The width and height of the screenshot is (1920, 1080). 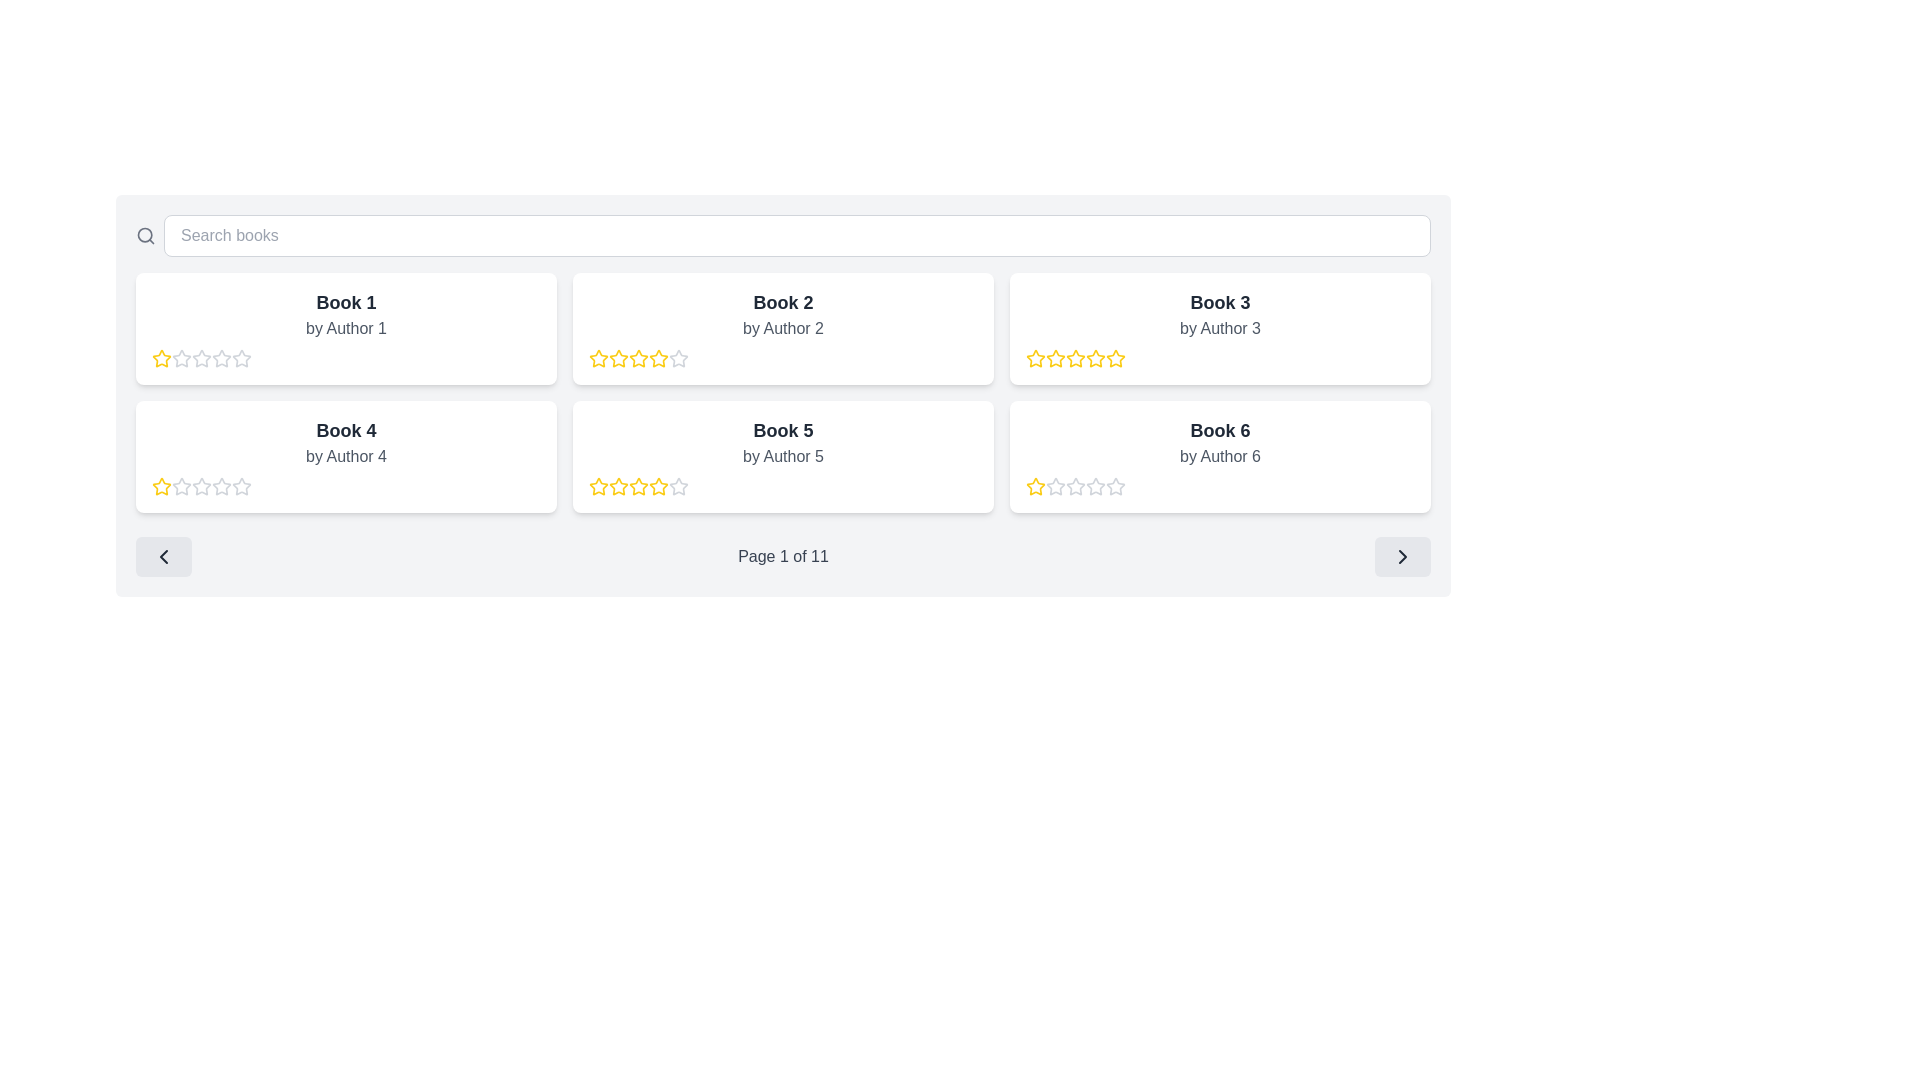 I want to click on the third star icon in the rating indicator for 'Book 4' by Author 4, which represents an unrated or inactive state in the rating system, so click(x=182, y=486).